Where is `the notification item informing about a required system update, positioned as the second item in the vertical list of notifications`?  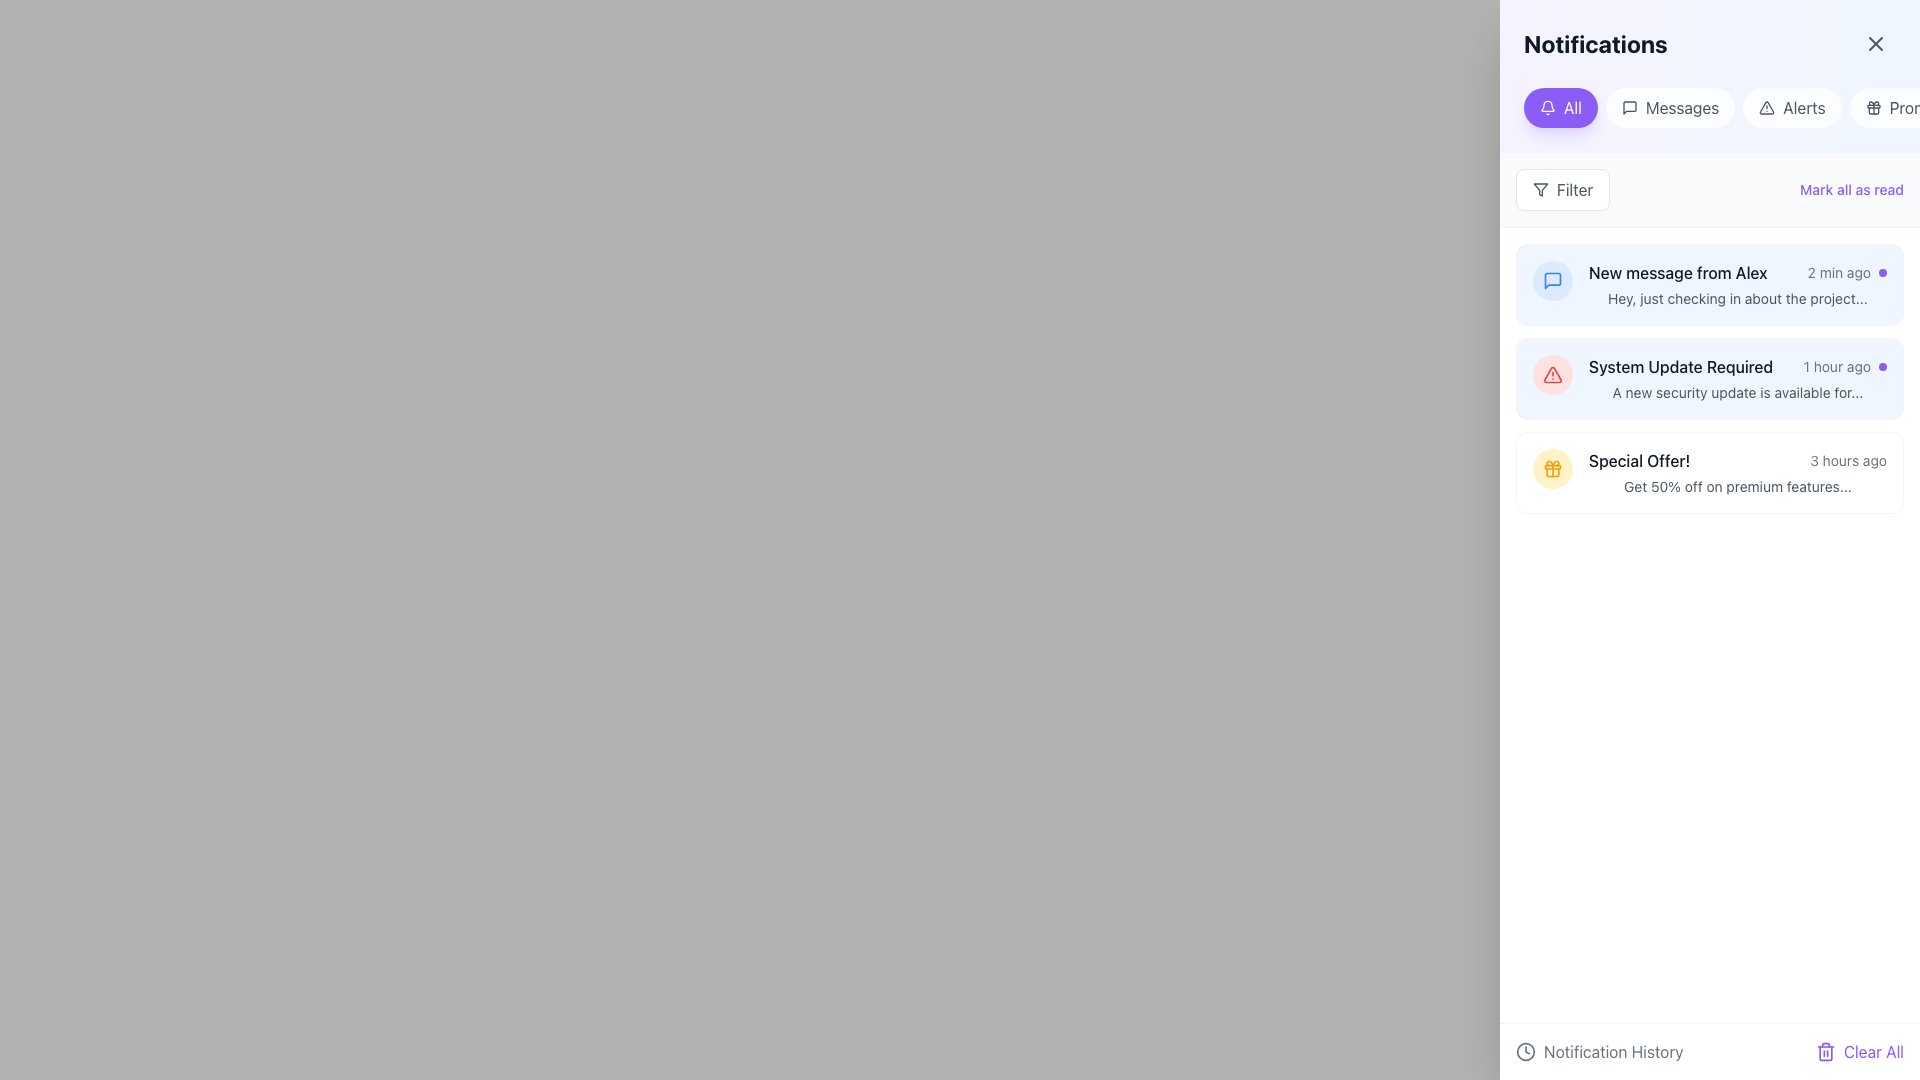 the notification item informing about a required system update, positioned as the second item in the vertical list of notifications is located at coordinates (1736, 366).